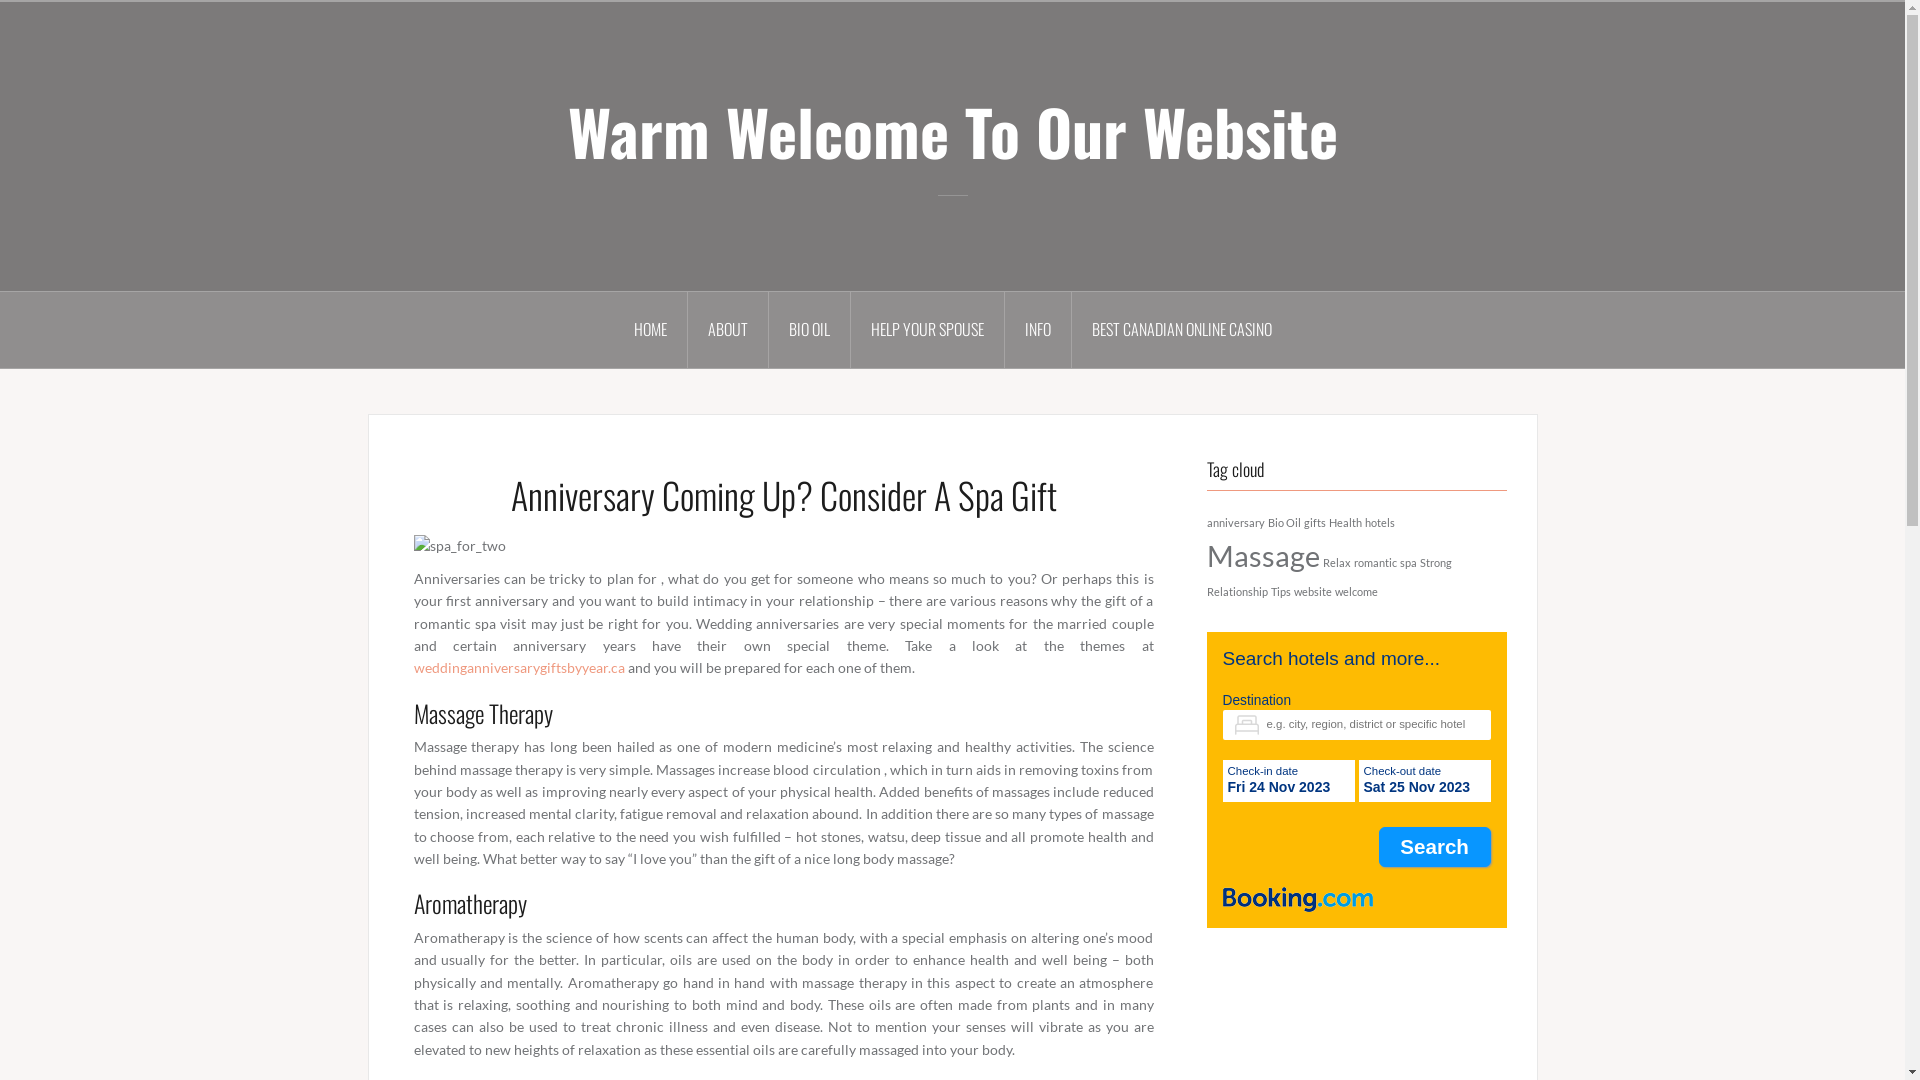 The height and width of the screenshot is (1080, 1920). I want to click on 'Search', so click(1434, 846).